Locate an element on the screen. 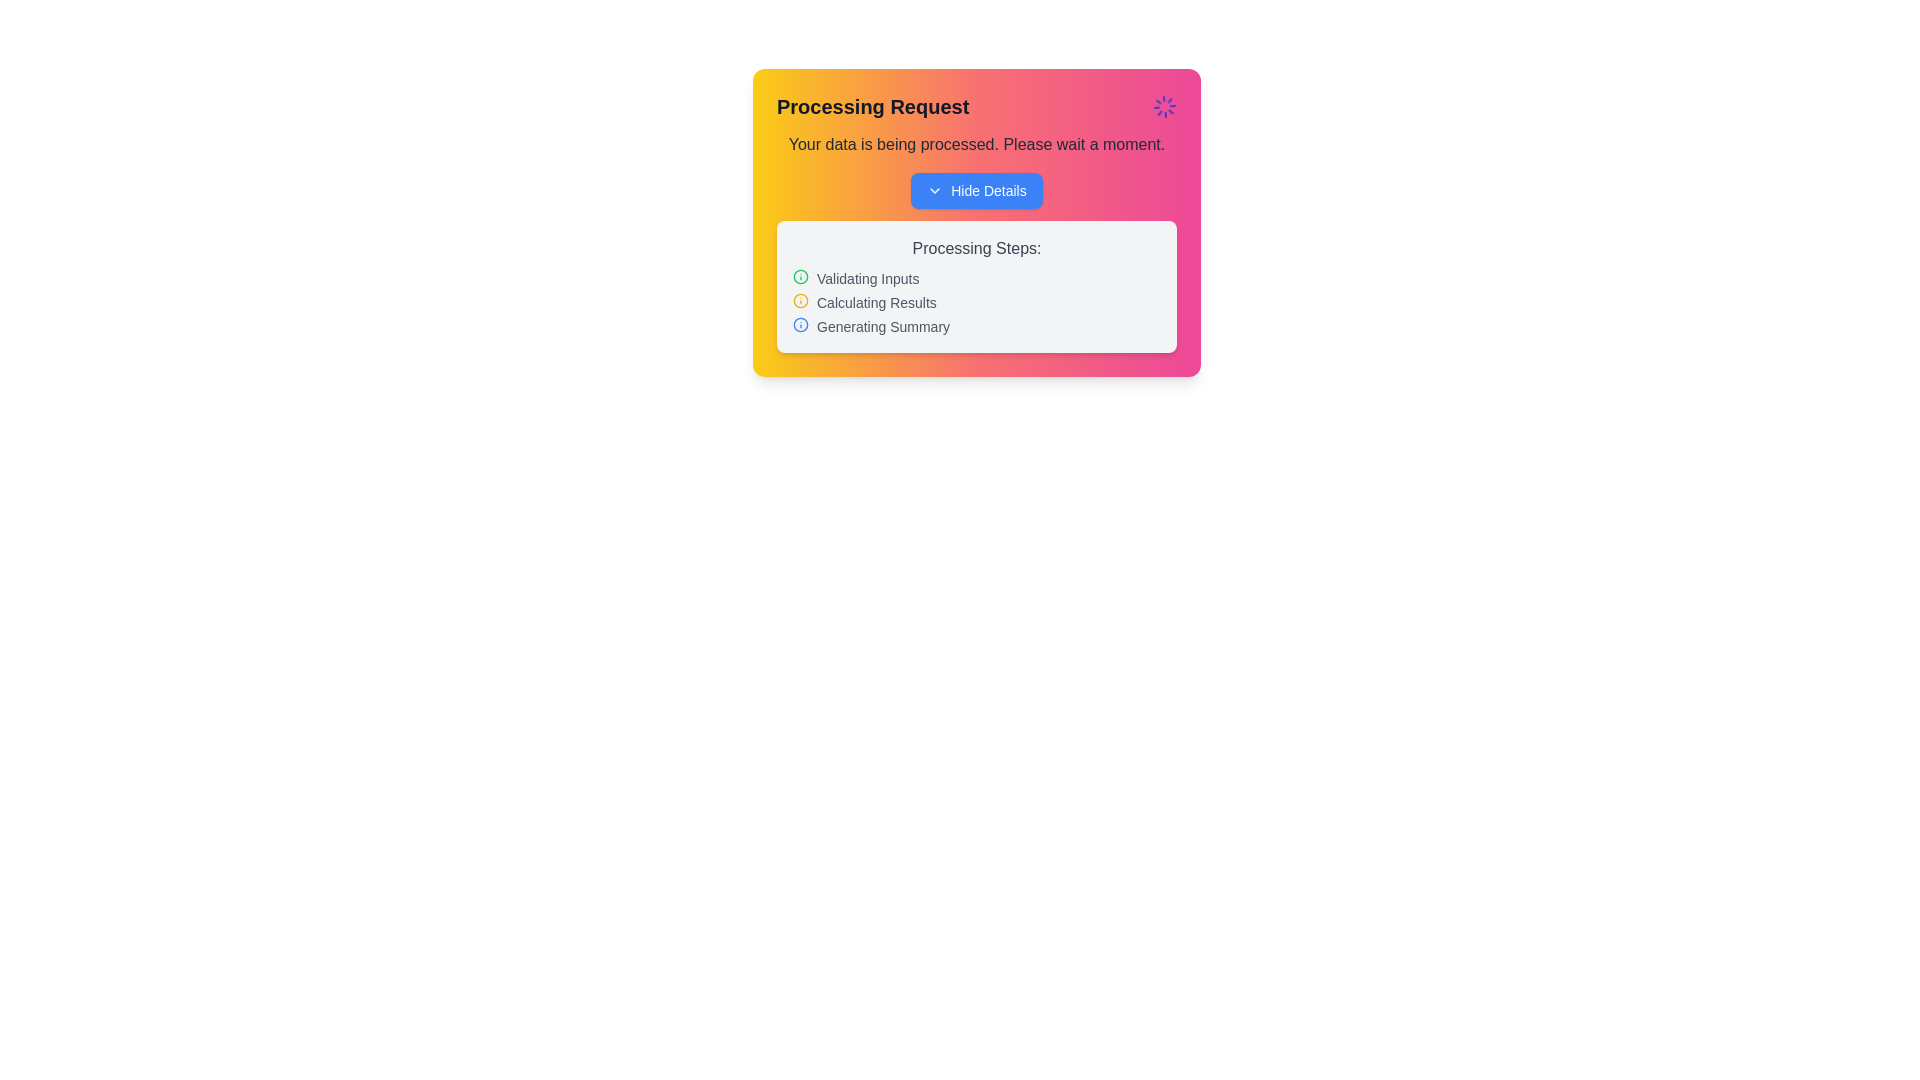  the graphical icon represented by the SVG circle located at the top-left corner of the colorful gradient box is located at coordinates (801, 277).